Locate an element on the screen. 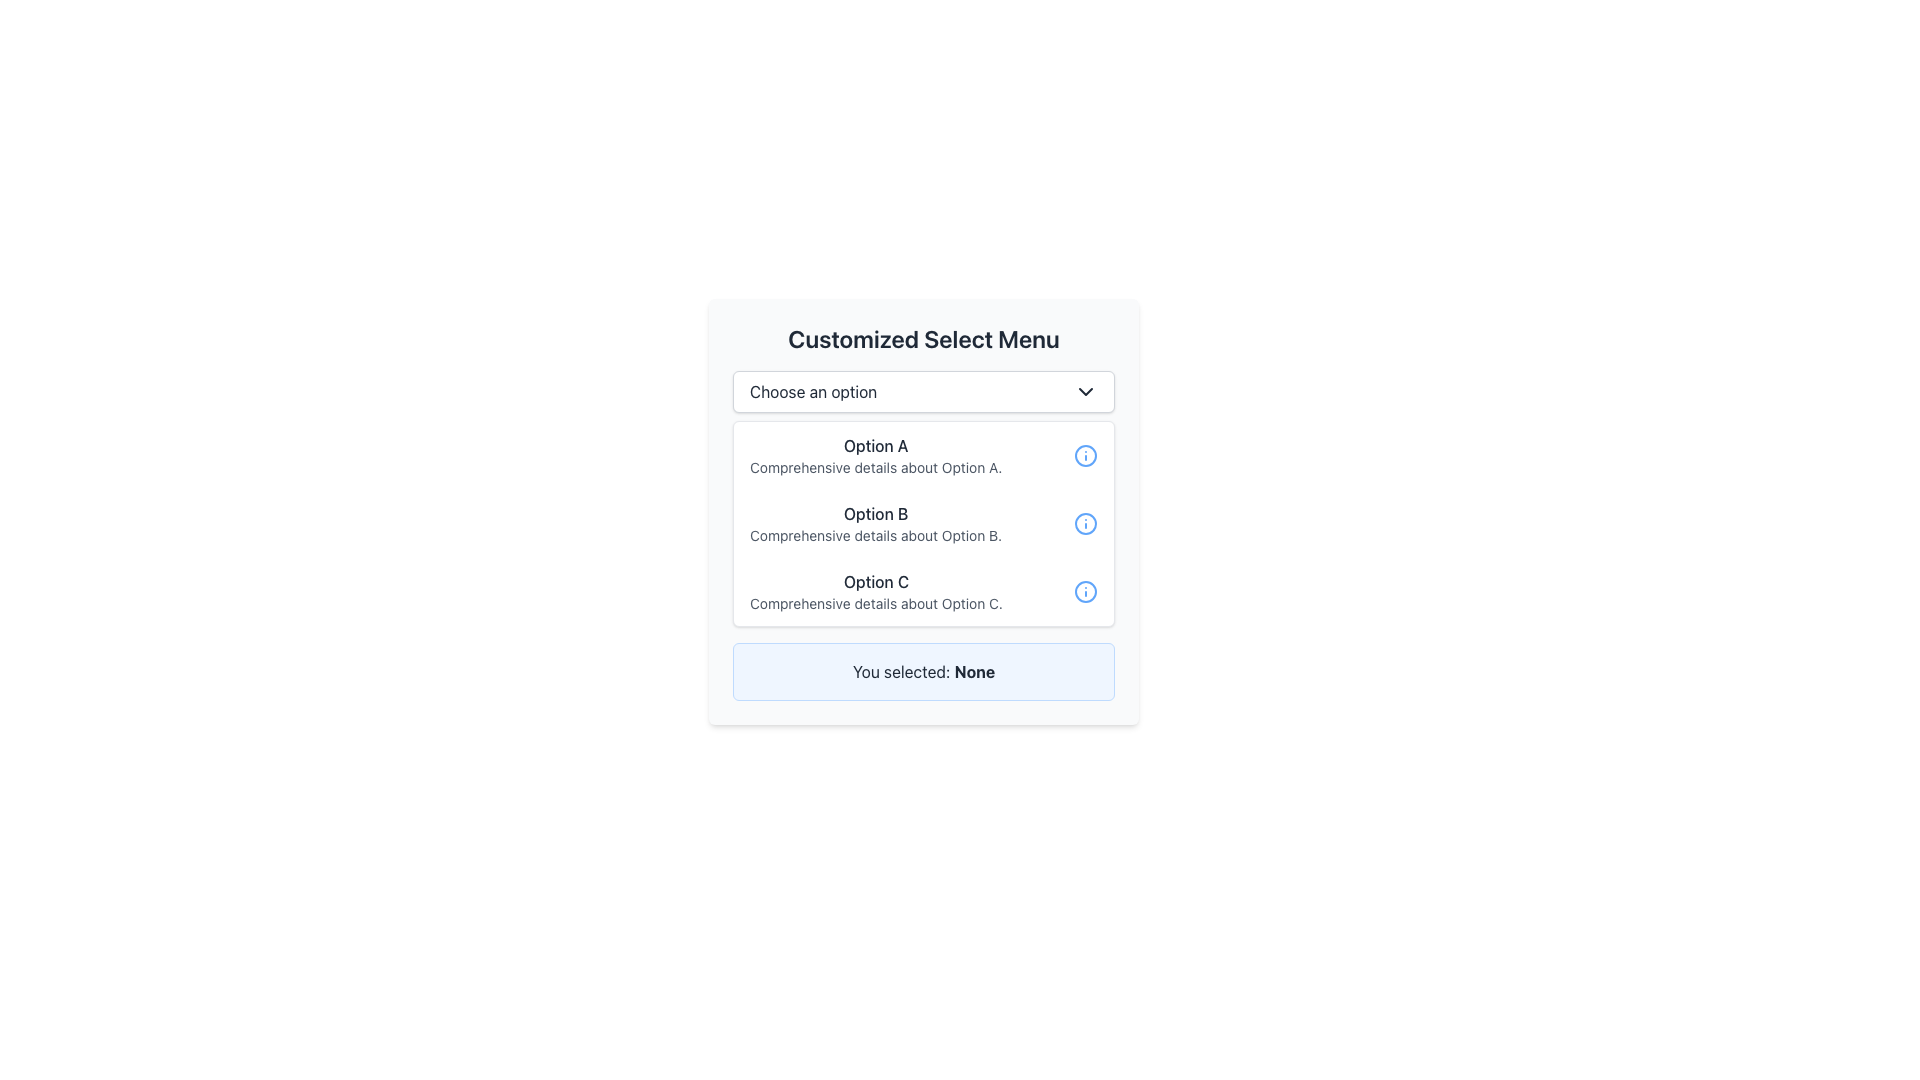 The width and height of the screenshot is (1920, 1080). the information icon located at the far right of the 'Option B' selection box, which serves as a visual cue for additional information is located at coordinates (1084, 523).